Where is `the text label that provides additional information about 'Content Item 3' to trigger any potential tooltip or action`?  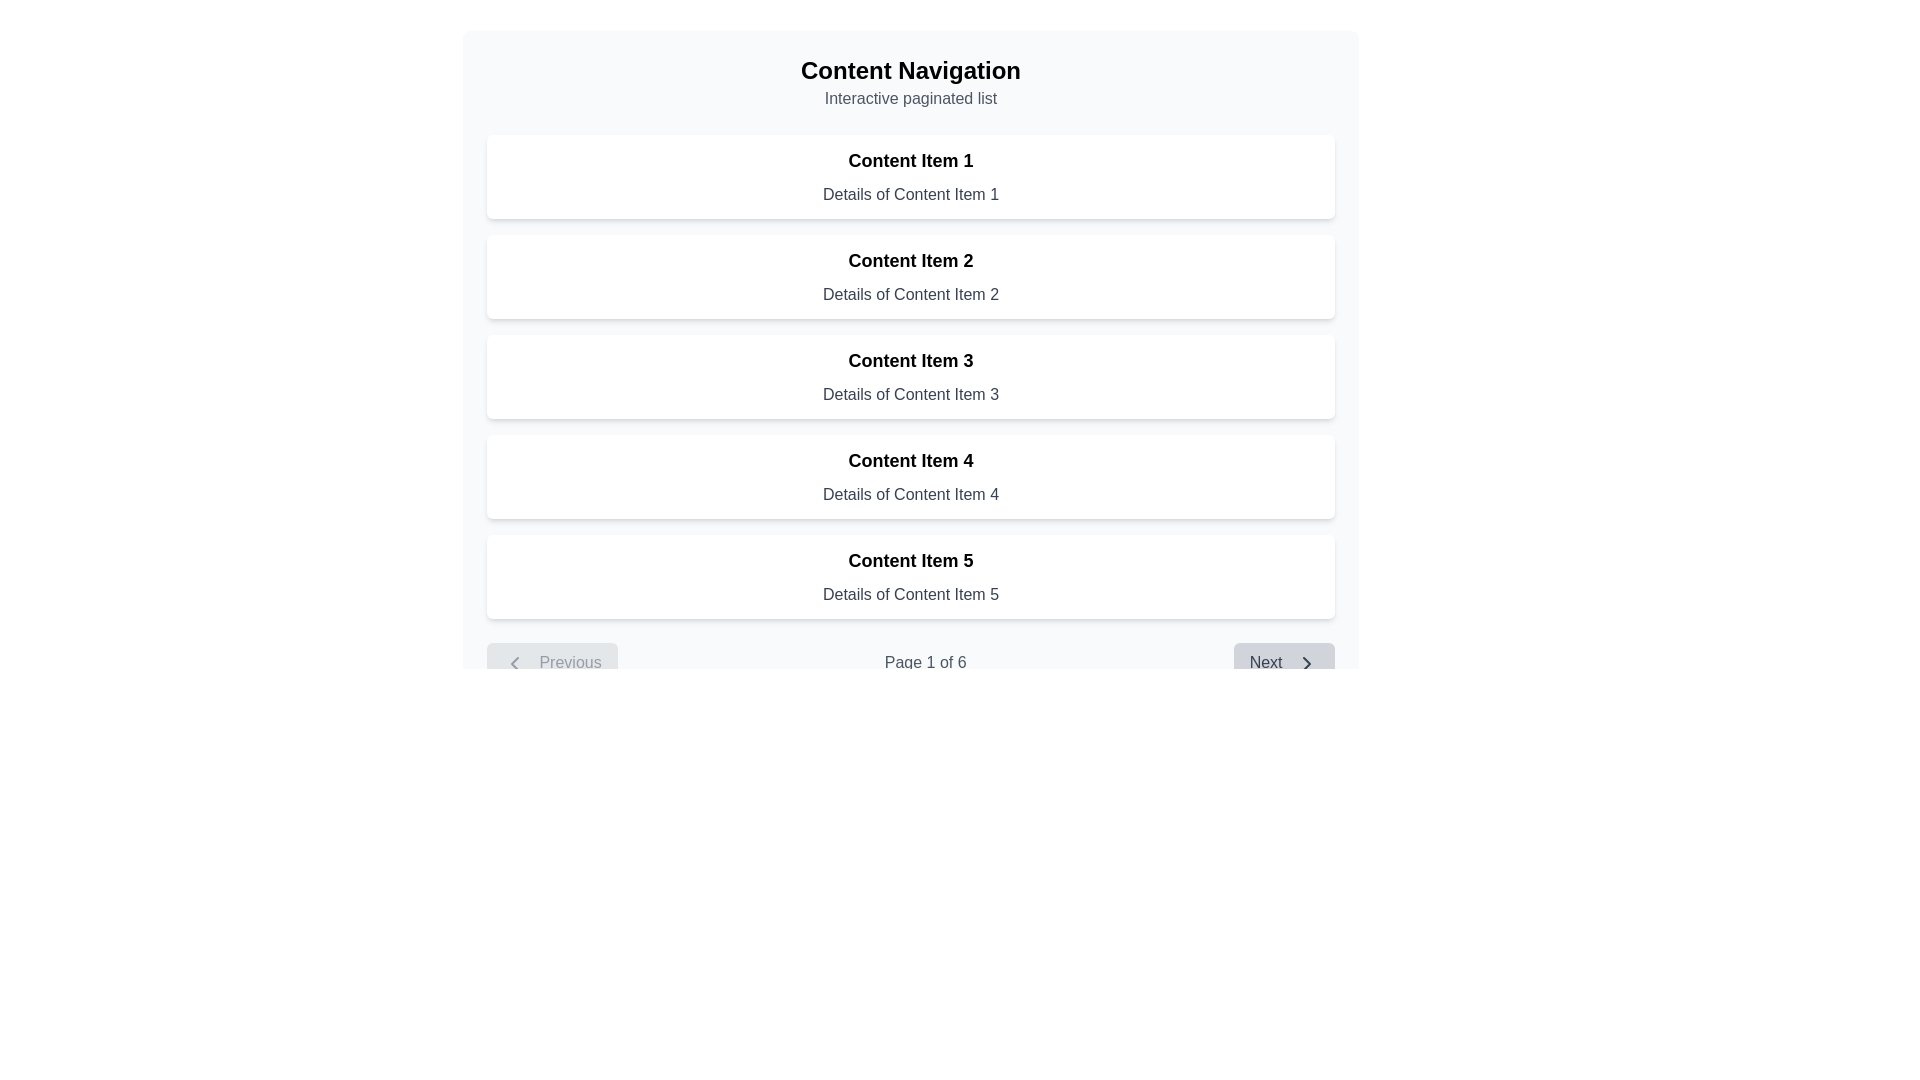
the text label that provides additional information about 'Content Item 3' to trigger any potential tooltip or action is located at coordinates (910, 394).